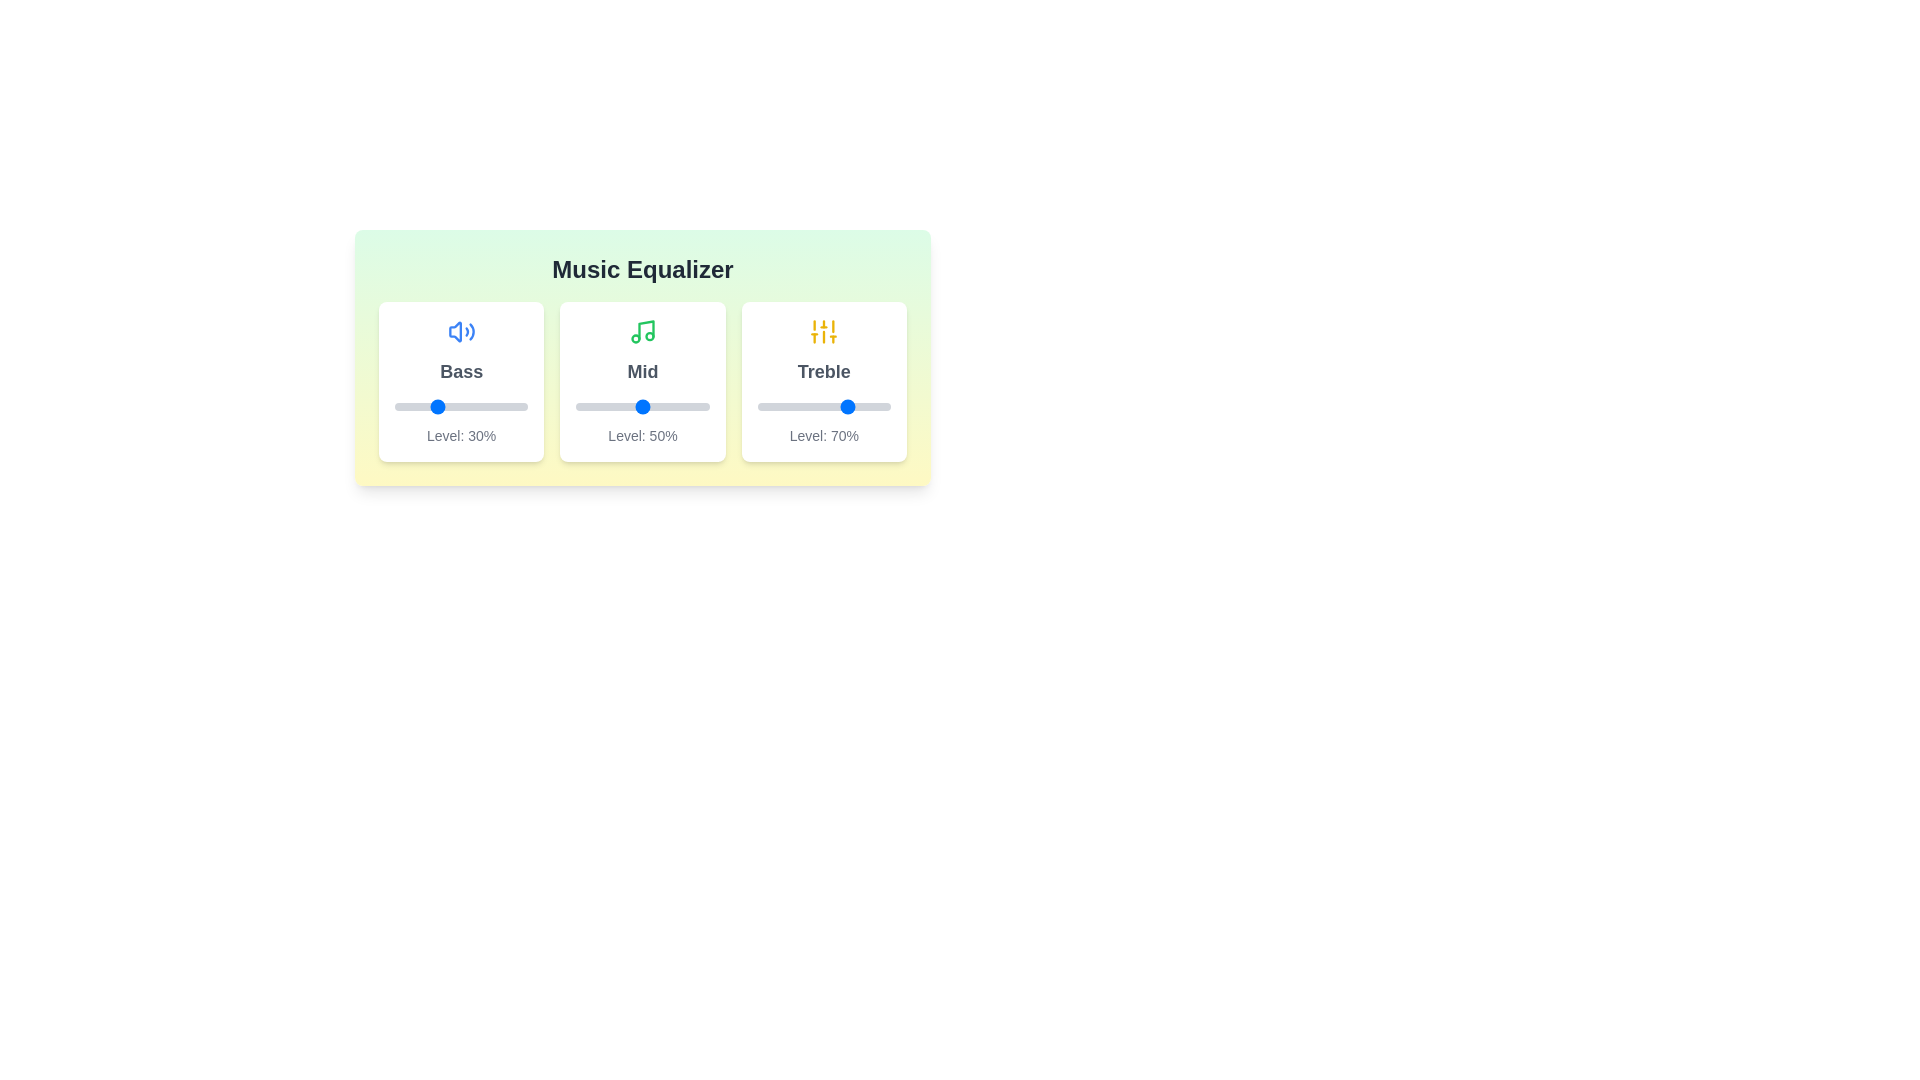  What do you see at coordinates (459, 406) in the screenshot?
I see `the bass slider to 49%` at bounding box center [459, 406].